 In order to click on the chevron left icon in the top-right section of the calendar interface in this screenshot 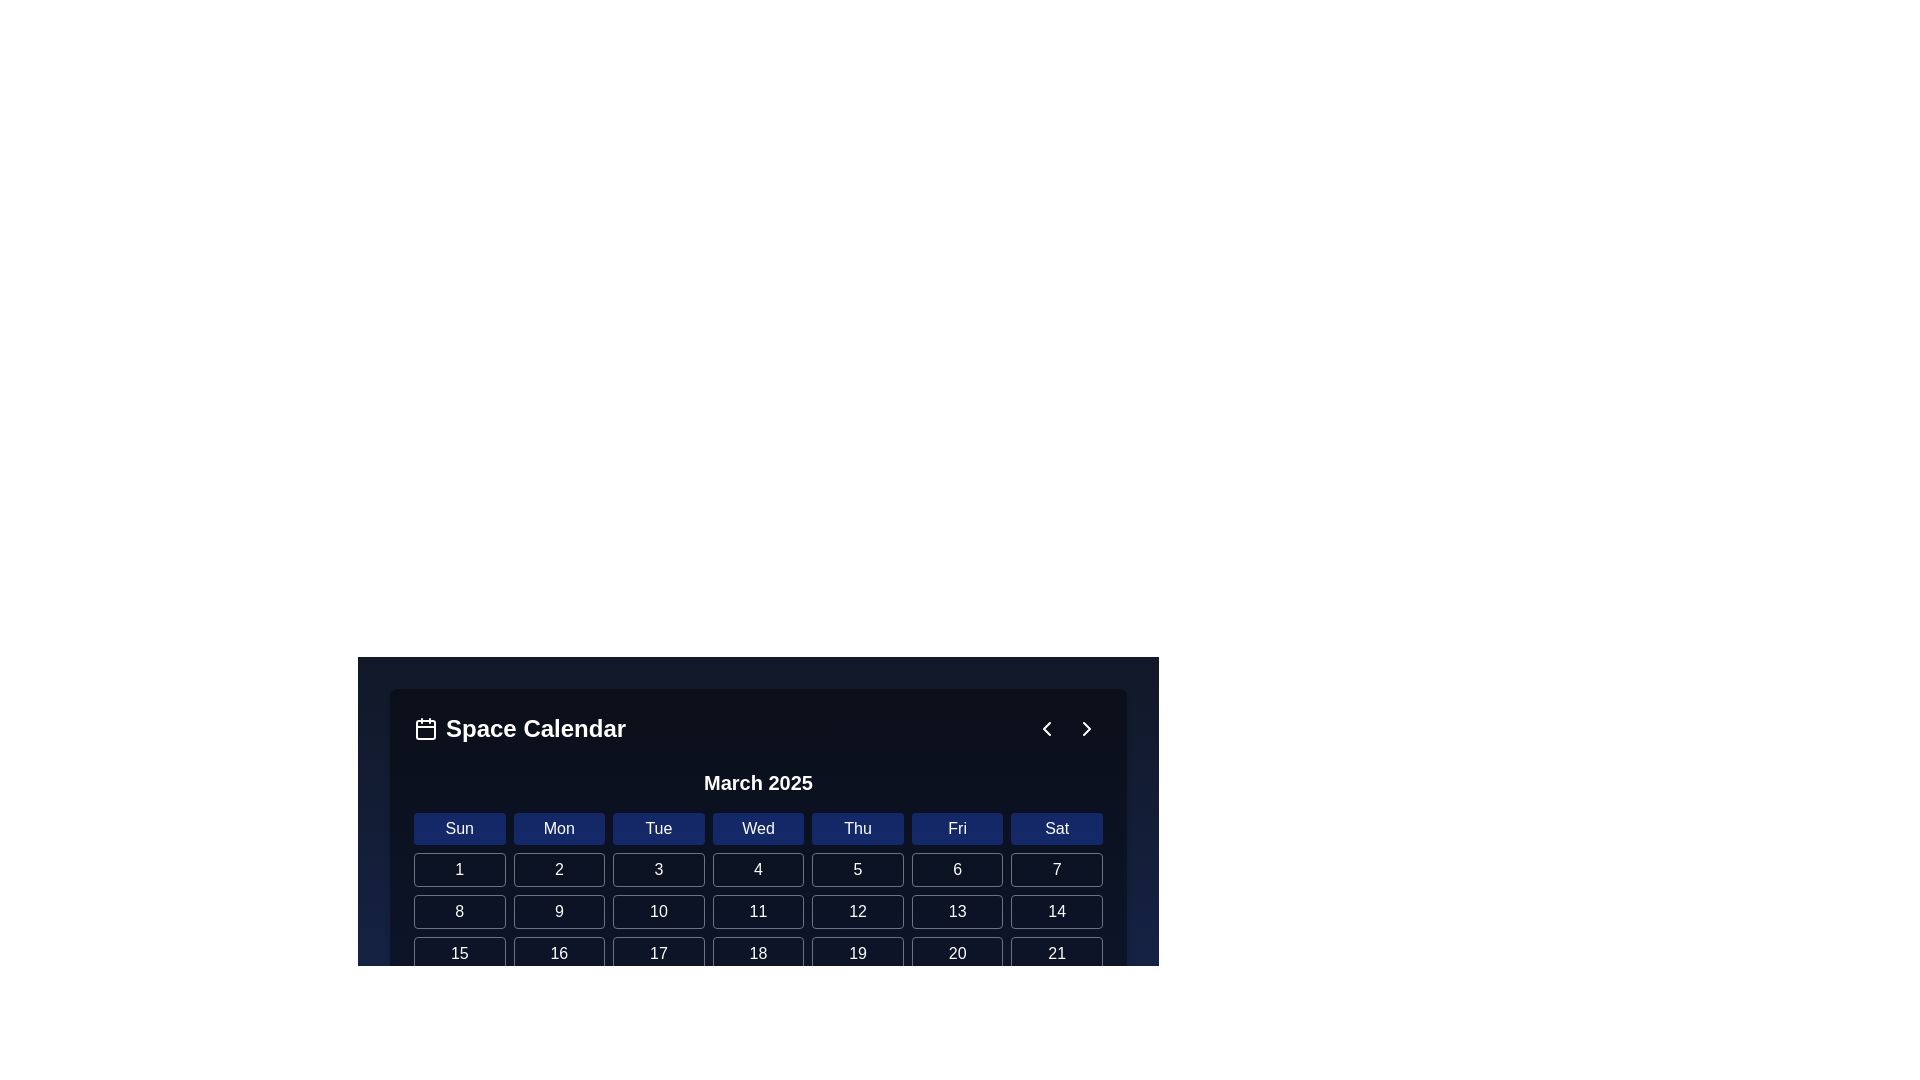, I will do `click(1045, 729)`.